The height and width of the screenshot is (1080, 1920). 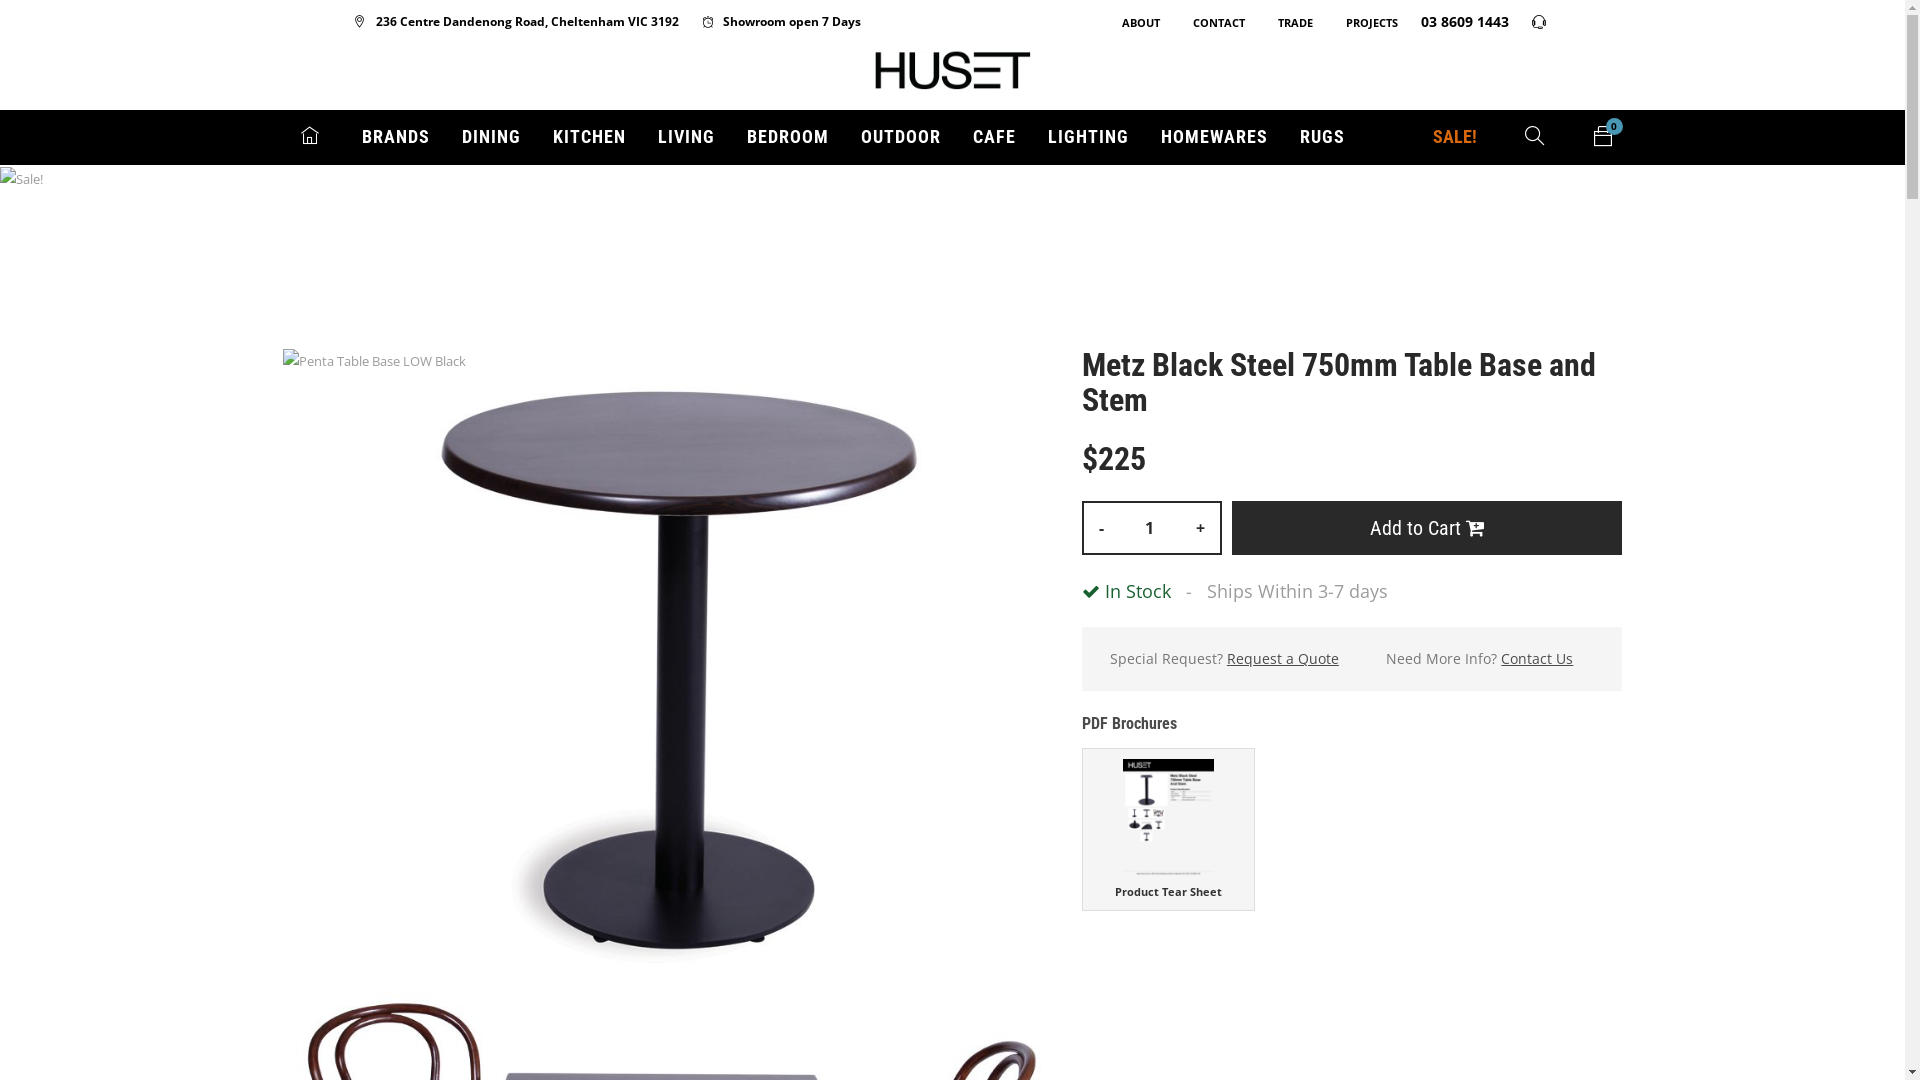 I want to click on 'CONTACT', so click(x=1171, y=22).